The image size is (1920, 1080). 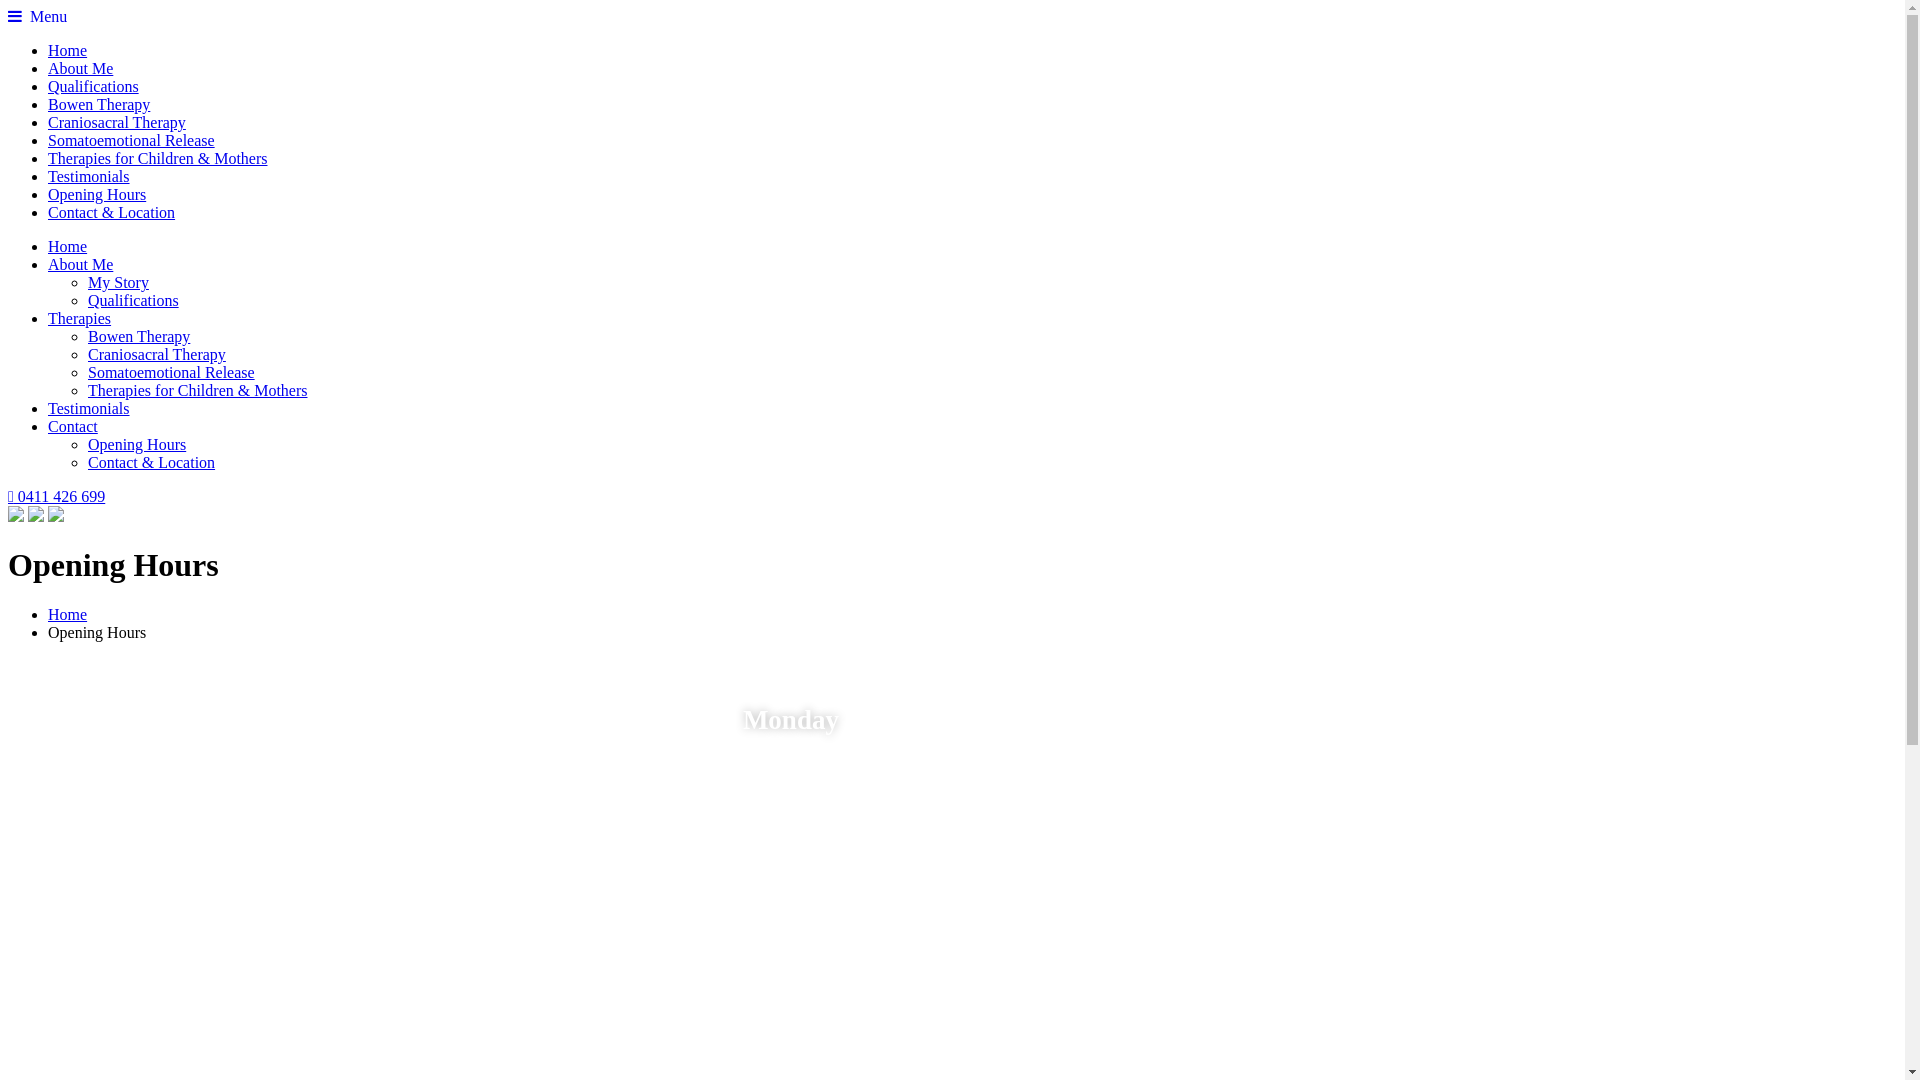 I want to click on 'Contact & Location', so click(x=110, y=212).